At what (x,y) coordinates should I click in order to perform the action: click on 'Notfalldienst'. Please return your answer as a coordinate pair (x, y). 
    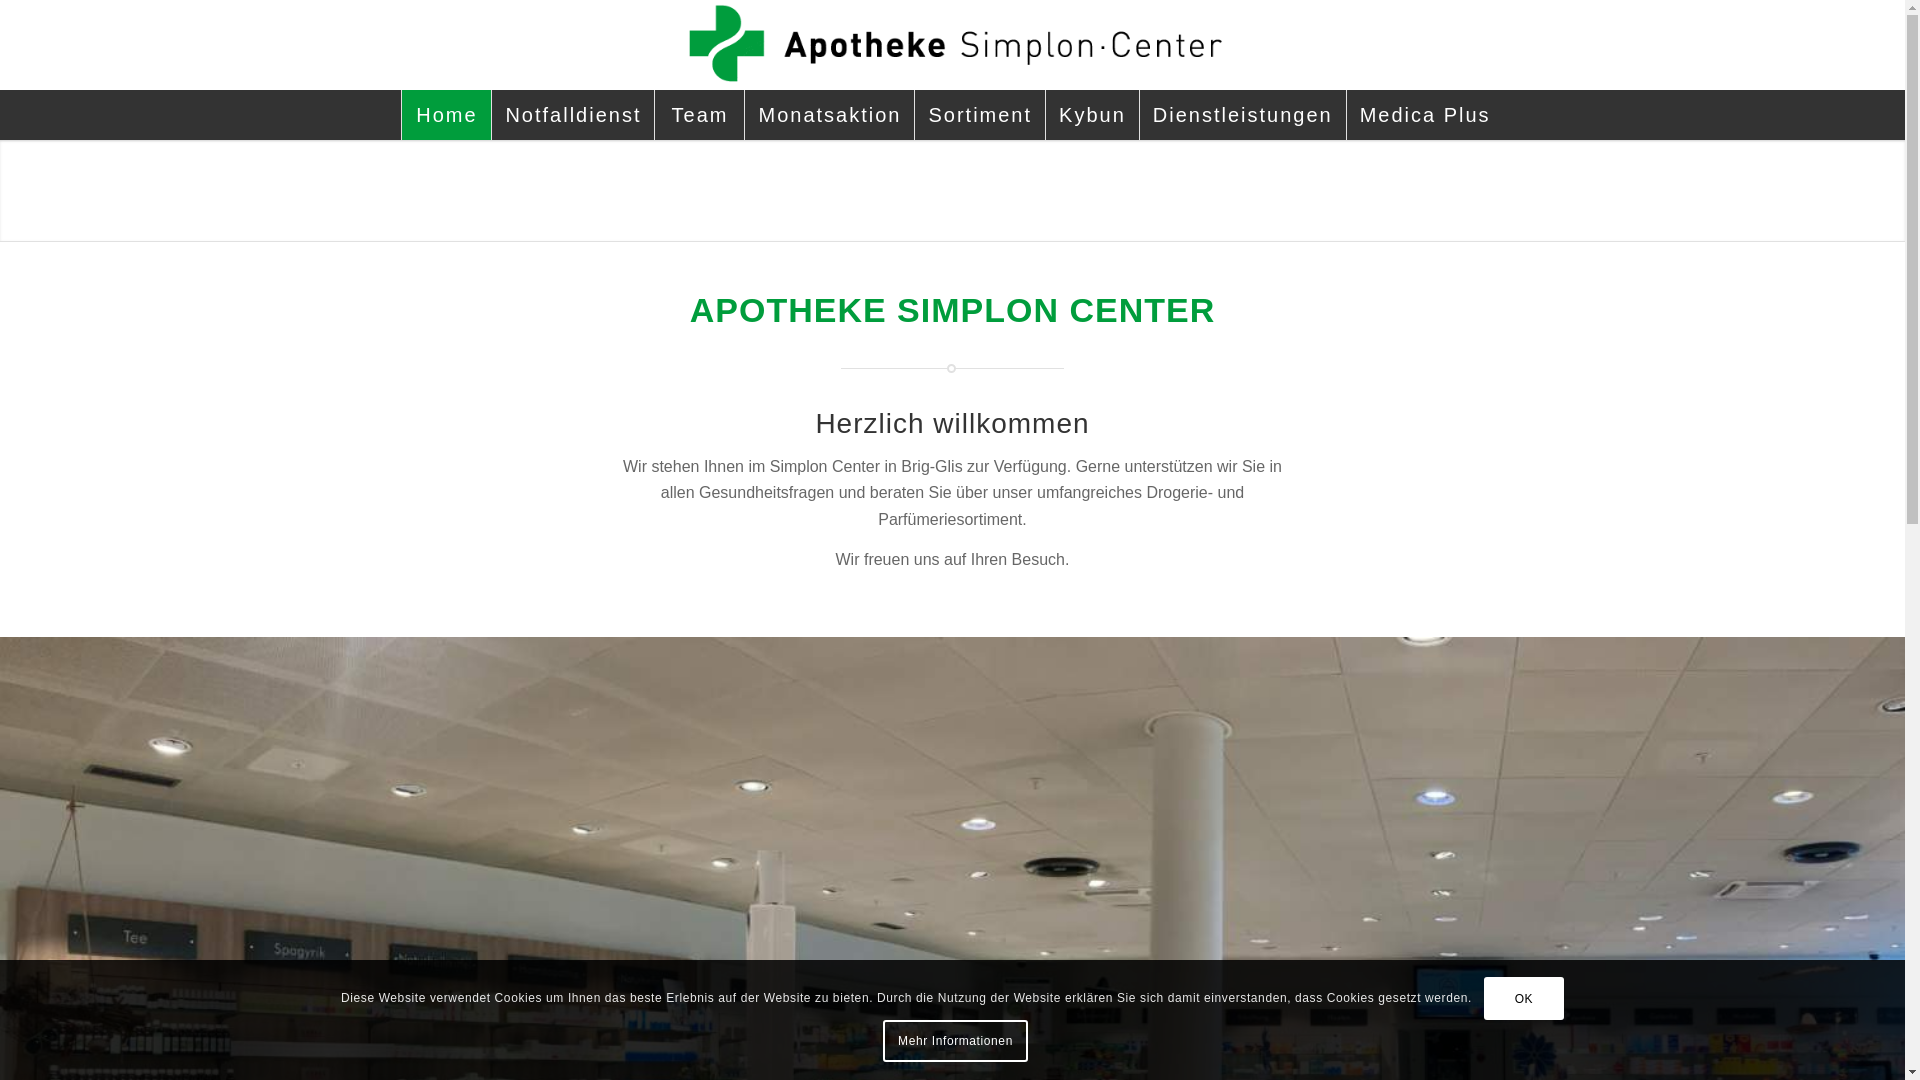
    Looking at the image, I should click on (571, 115).